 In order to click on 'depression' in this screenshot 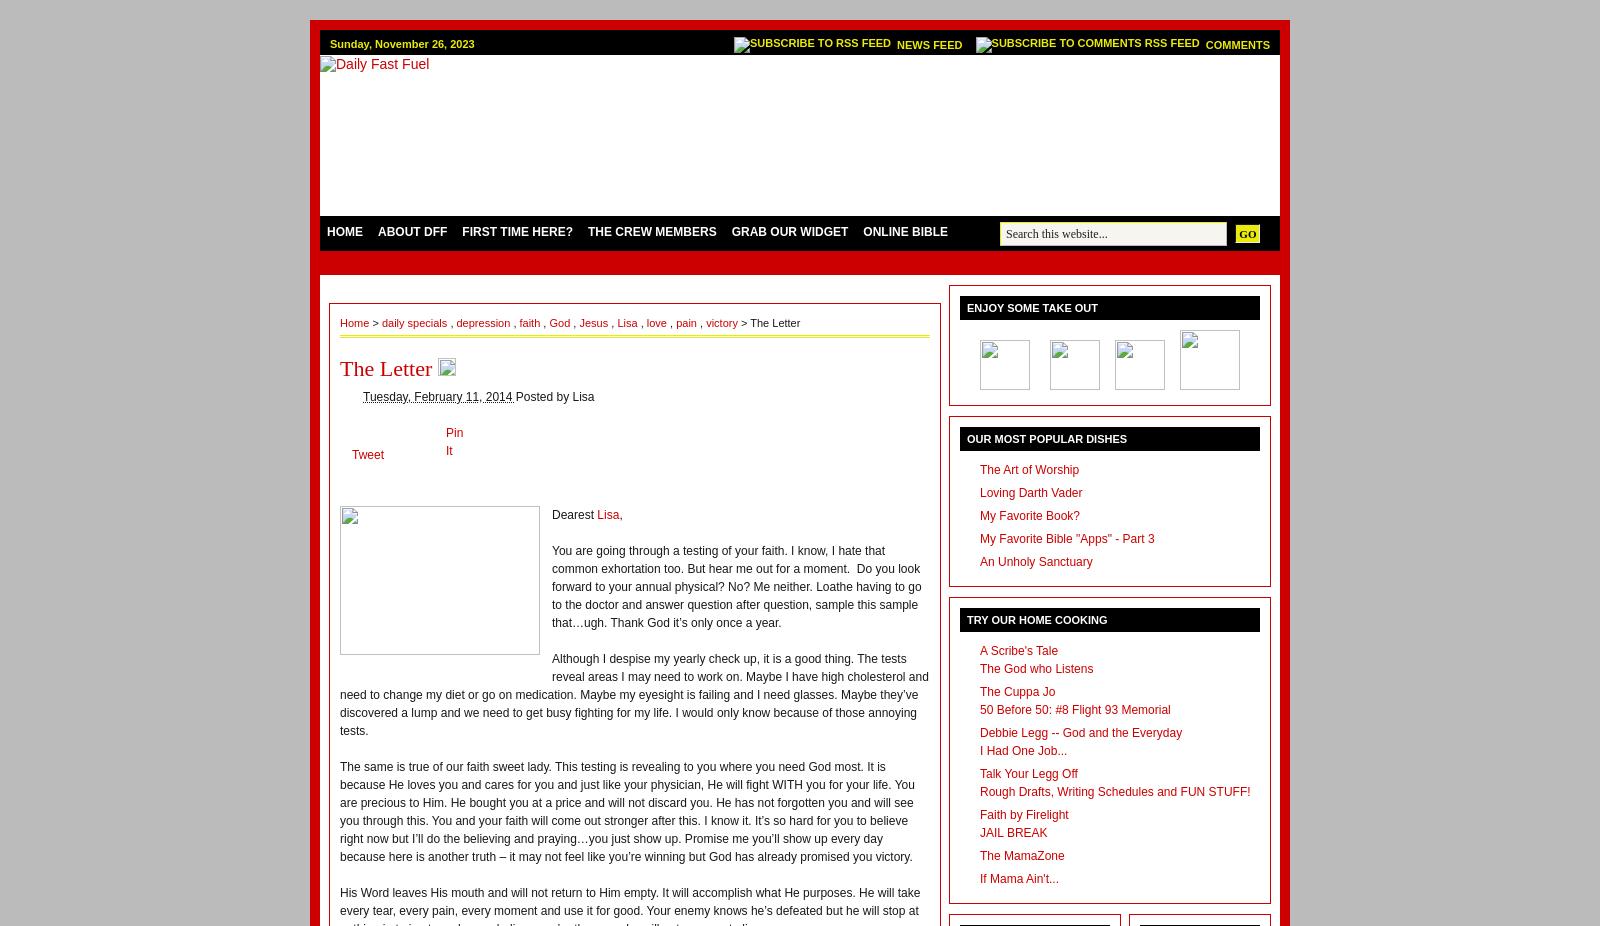, I will do `click(483, 322)`.